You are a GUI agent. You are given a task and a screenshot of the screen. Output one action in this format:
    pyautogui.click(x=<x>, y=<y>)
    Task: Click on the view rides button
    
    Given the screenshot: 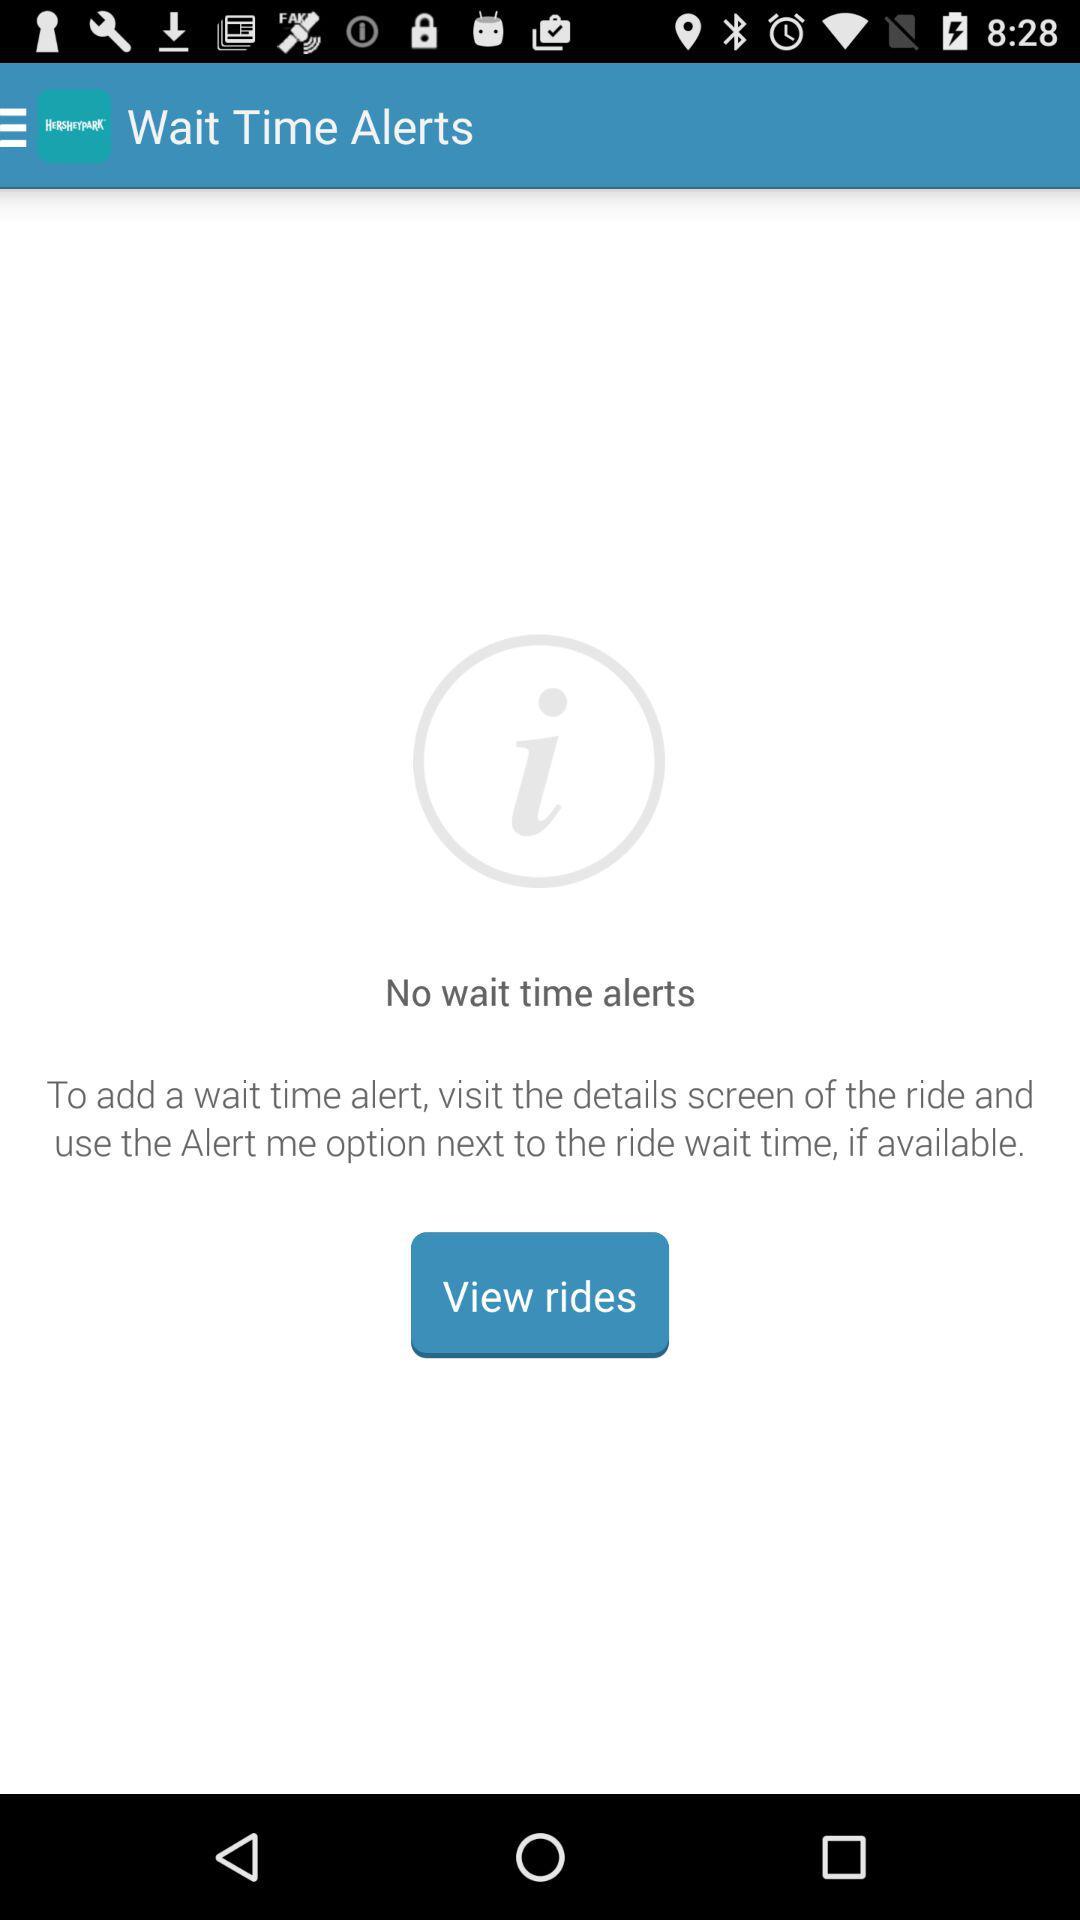 What is the action you would take?
    pyautogui.click(x=540, y=1295)
    